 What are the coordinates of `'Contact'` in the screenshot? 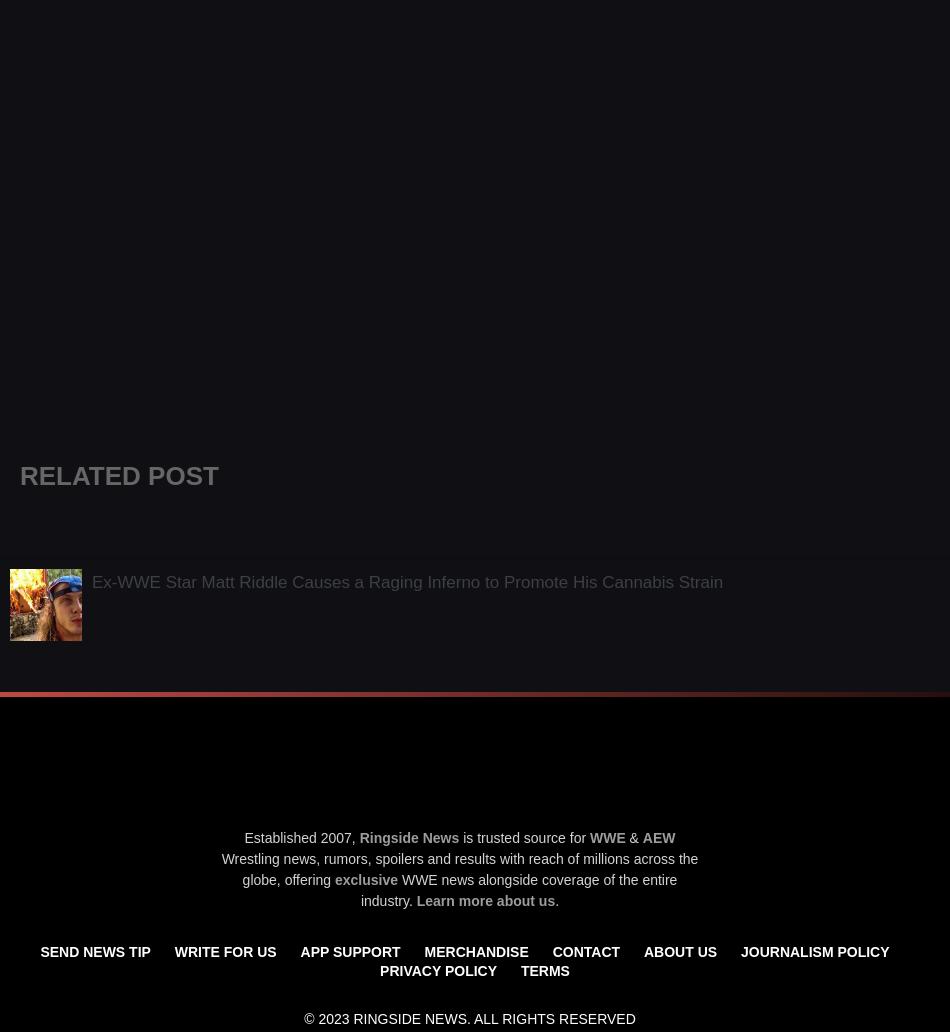 It's located at (585, 949).